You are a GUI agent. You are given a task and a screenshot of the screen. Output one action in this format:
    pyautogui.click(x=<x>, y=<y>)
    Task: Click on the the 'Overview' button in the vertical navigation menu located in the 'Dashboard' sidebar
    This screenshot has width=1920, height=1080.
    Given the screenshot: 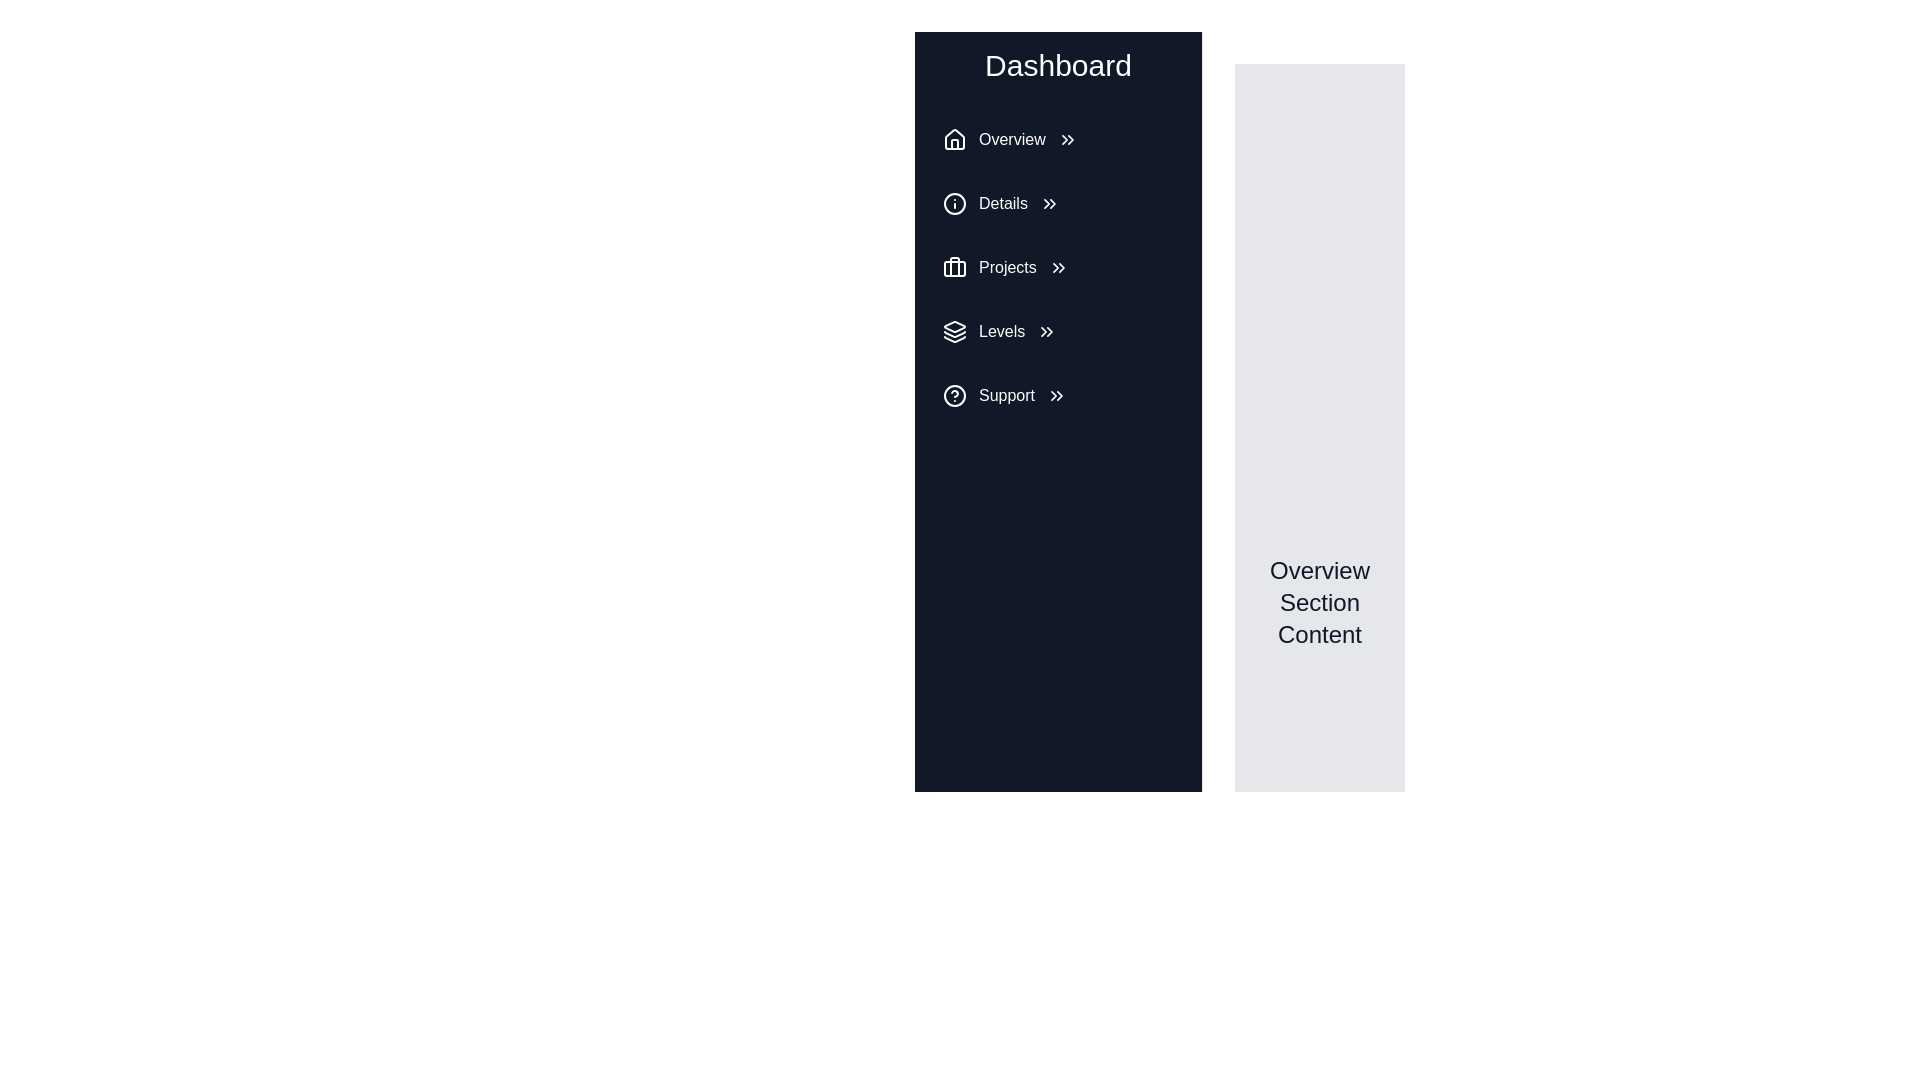 What is the action you would take?
    pyautogui.click(x=1057, y=138)
    